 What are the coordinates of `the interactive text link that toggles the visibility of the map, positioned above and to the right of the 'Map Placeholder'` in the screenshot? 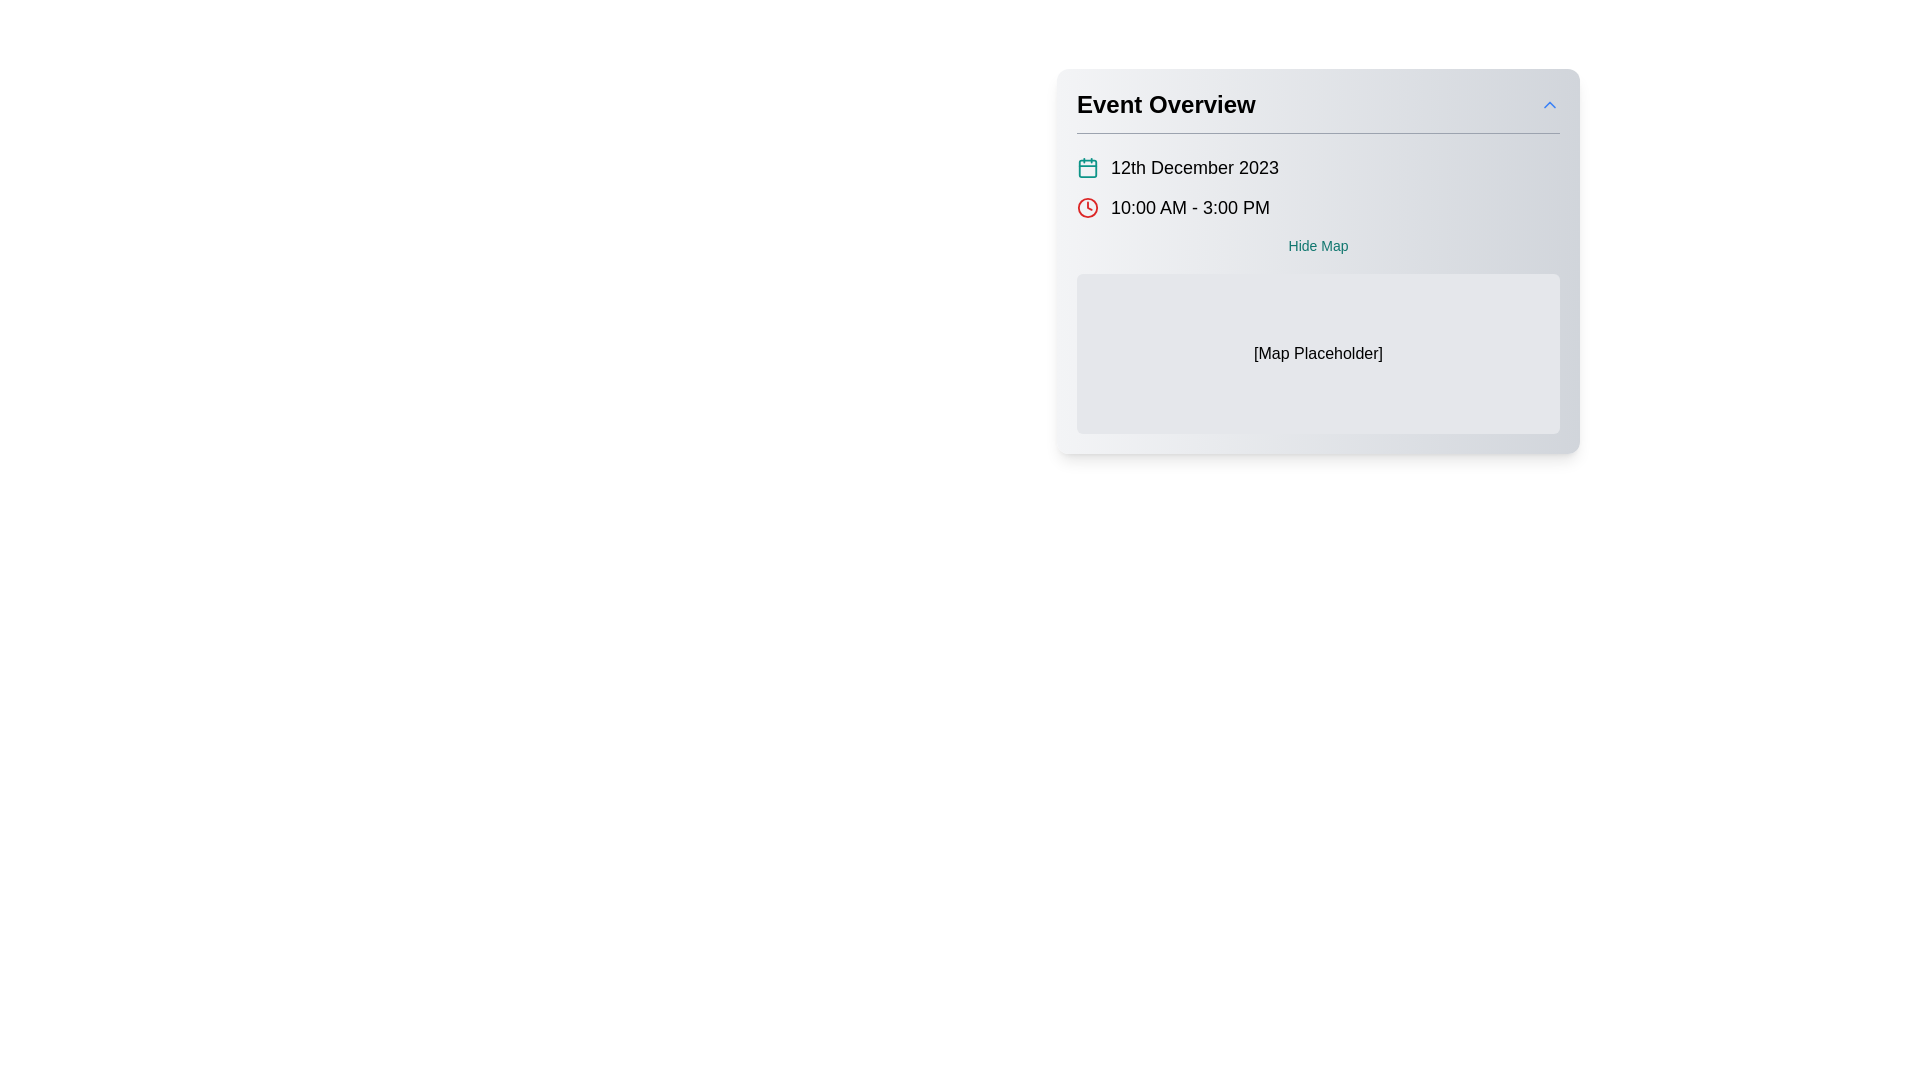 It's located at (1318, 245).